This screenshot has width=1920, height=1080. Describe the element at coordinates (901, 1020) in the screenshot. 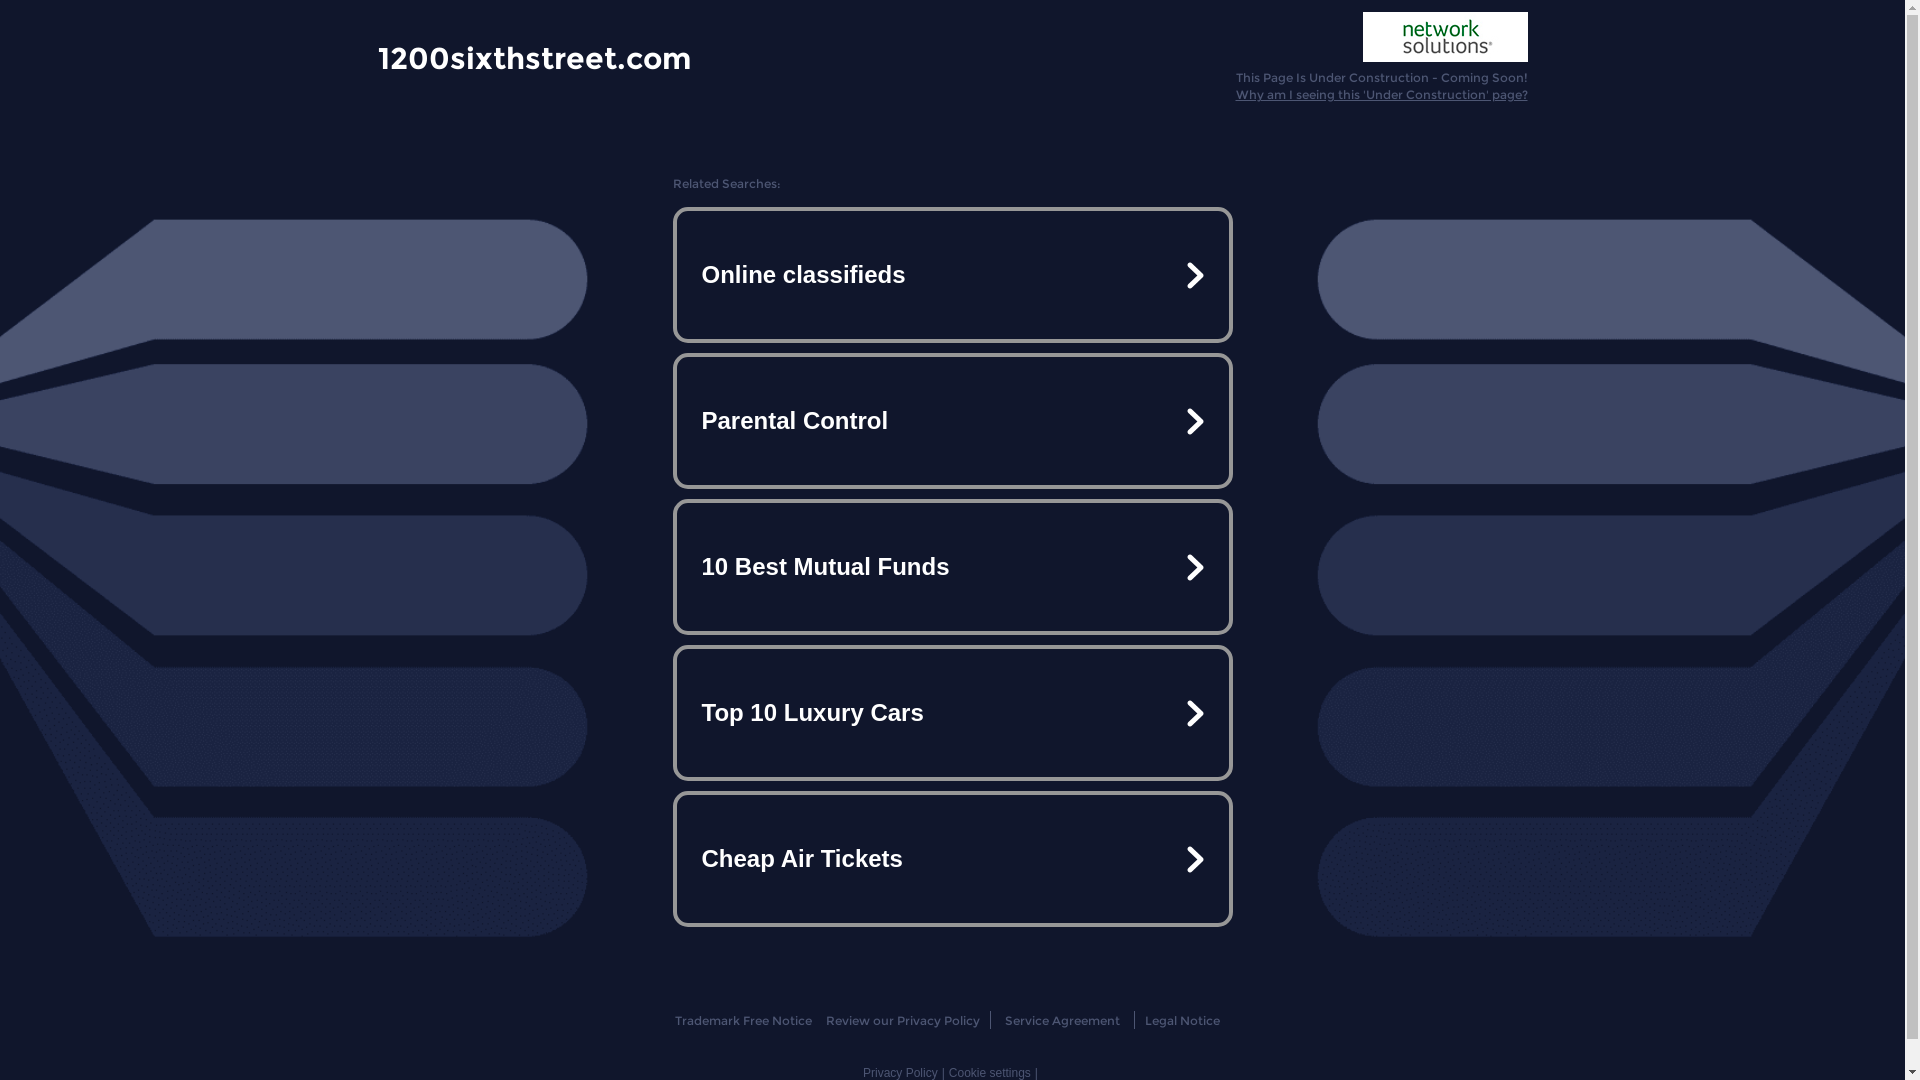

I see `'Review our Privacy Policy'` at that location.